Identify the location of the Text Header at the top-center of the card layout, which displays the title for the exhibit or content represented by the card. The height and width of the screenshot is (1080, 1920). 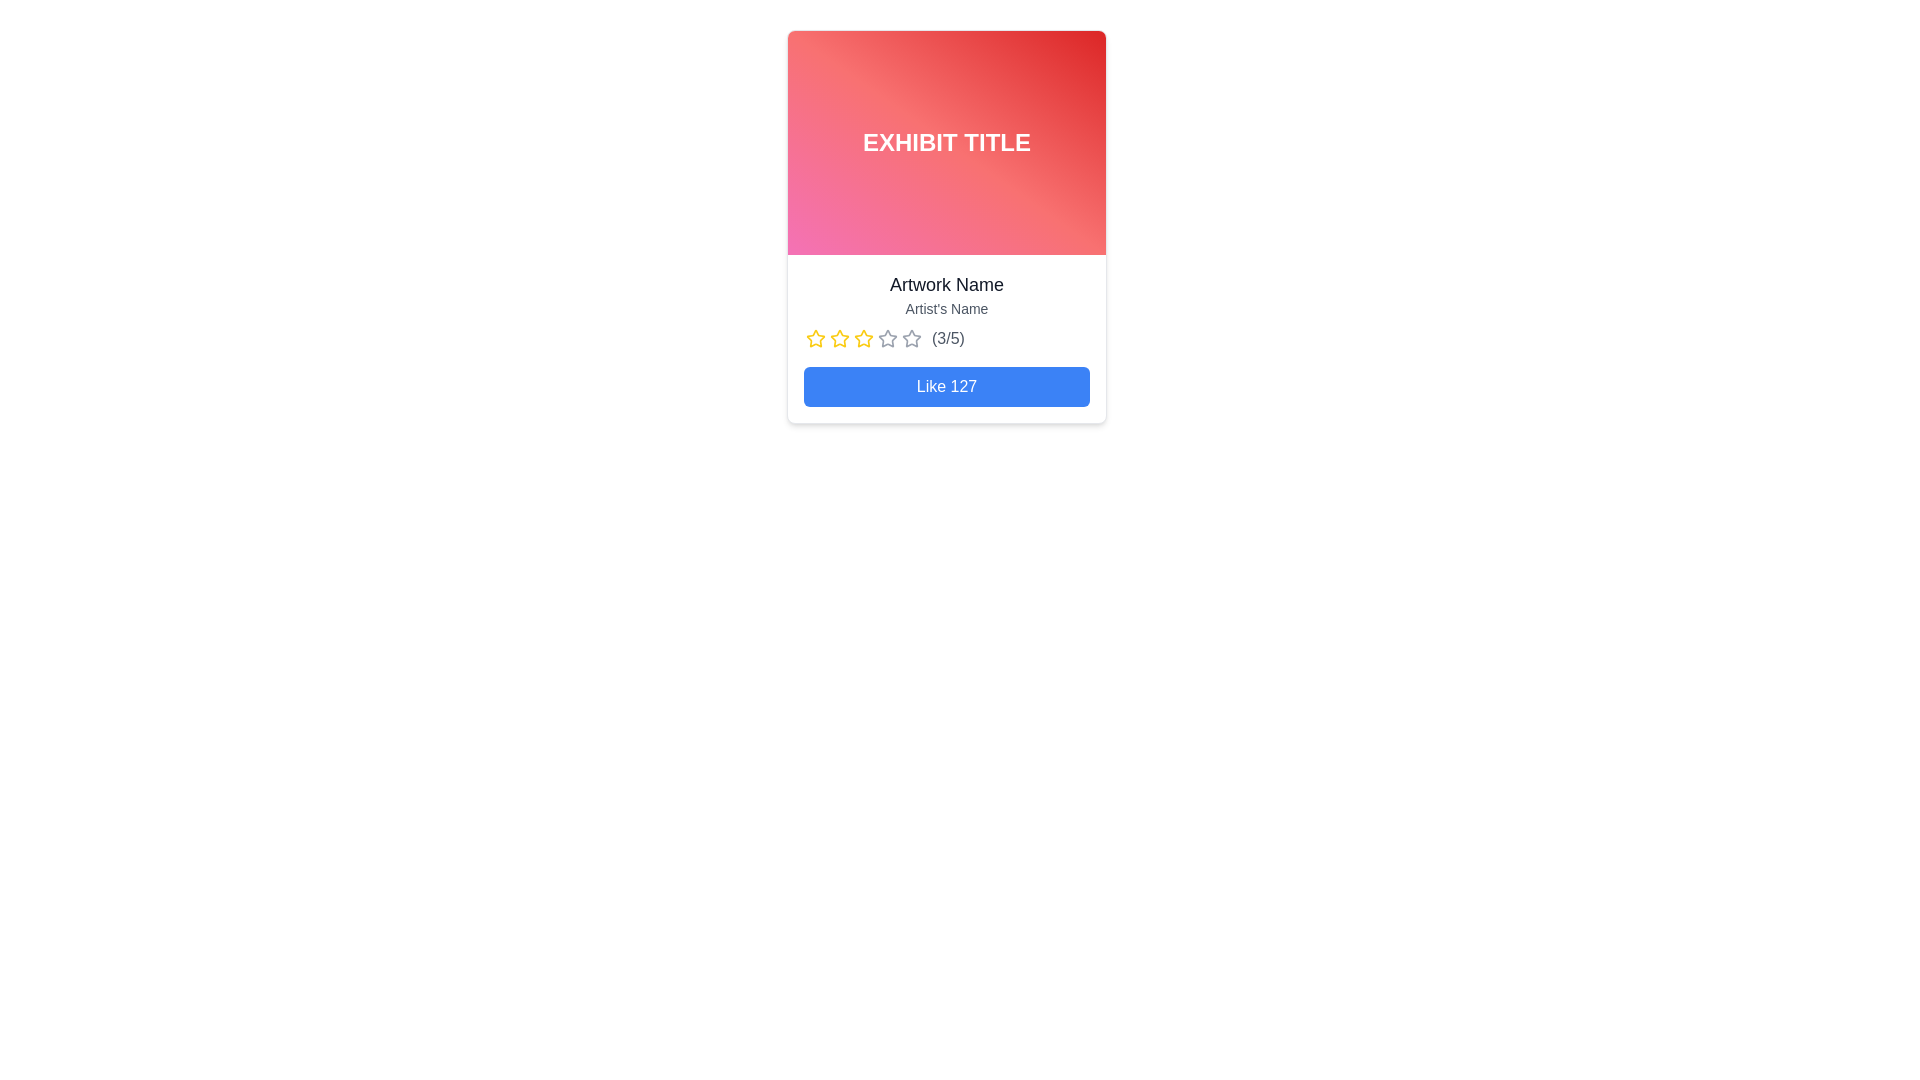
(945, 141).